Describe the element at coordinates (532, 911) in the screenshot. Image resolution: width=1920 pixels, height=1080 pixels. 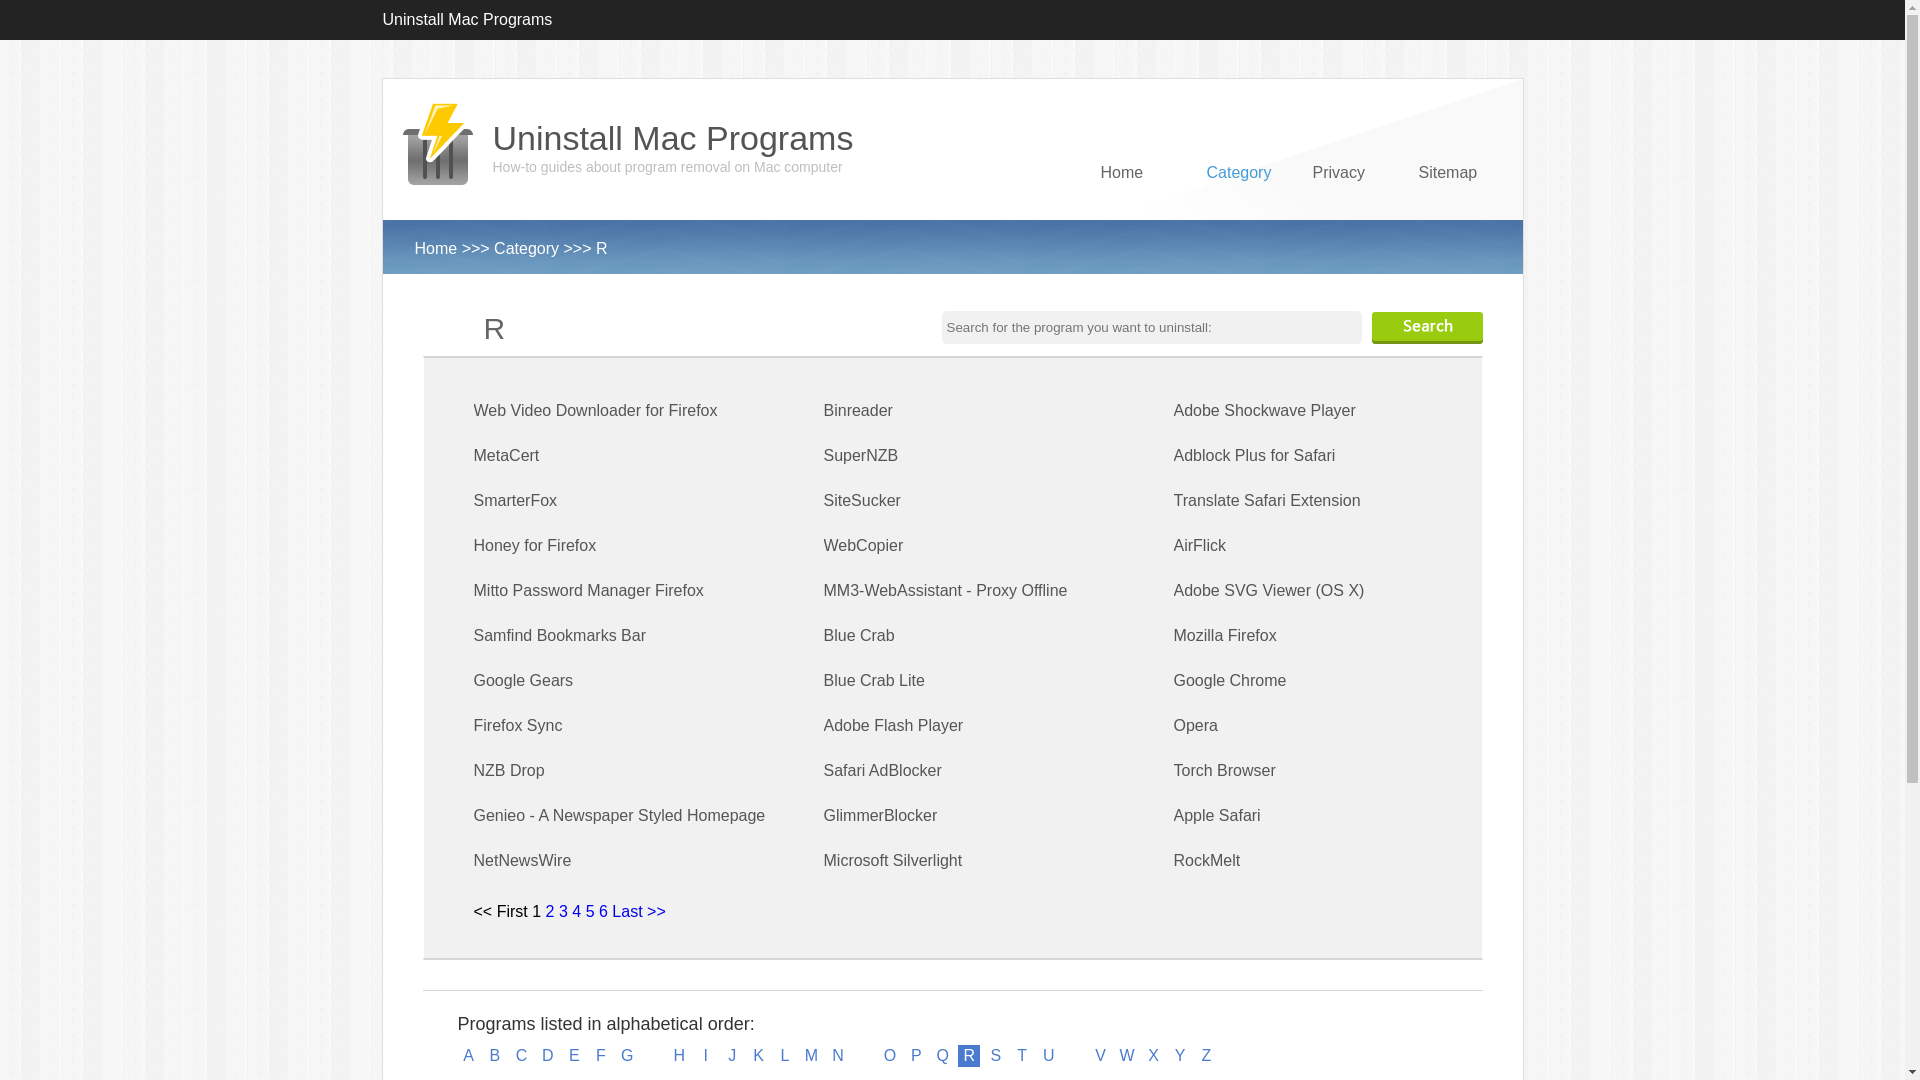
I see `'1'` at that location.